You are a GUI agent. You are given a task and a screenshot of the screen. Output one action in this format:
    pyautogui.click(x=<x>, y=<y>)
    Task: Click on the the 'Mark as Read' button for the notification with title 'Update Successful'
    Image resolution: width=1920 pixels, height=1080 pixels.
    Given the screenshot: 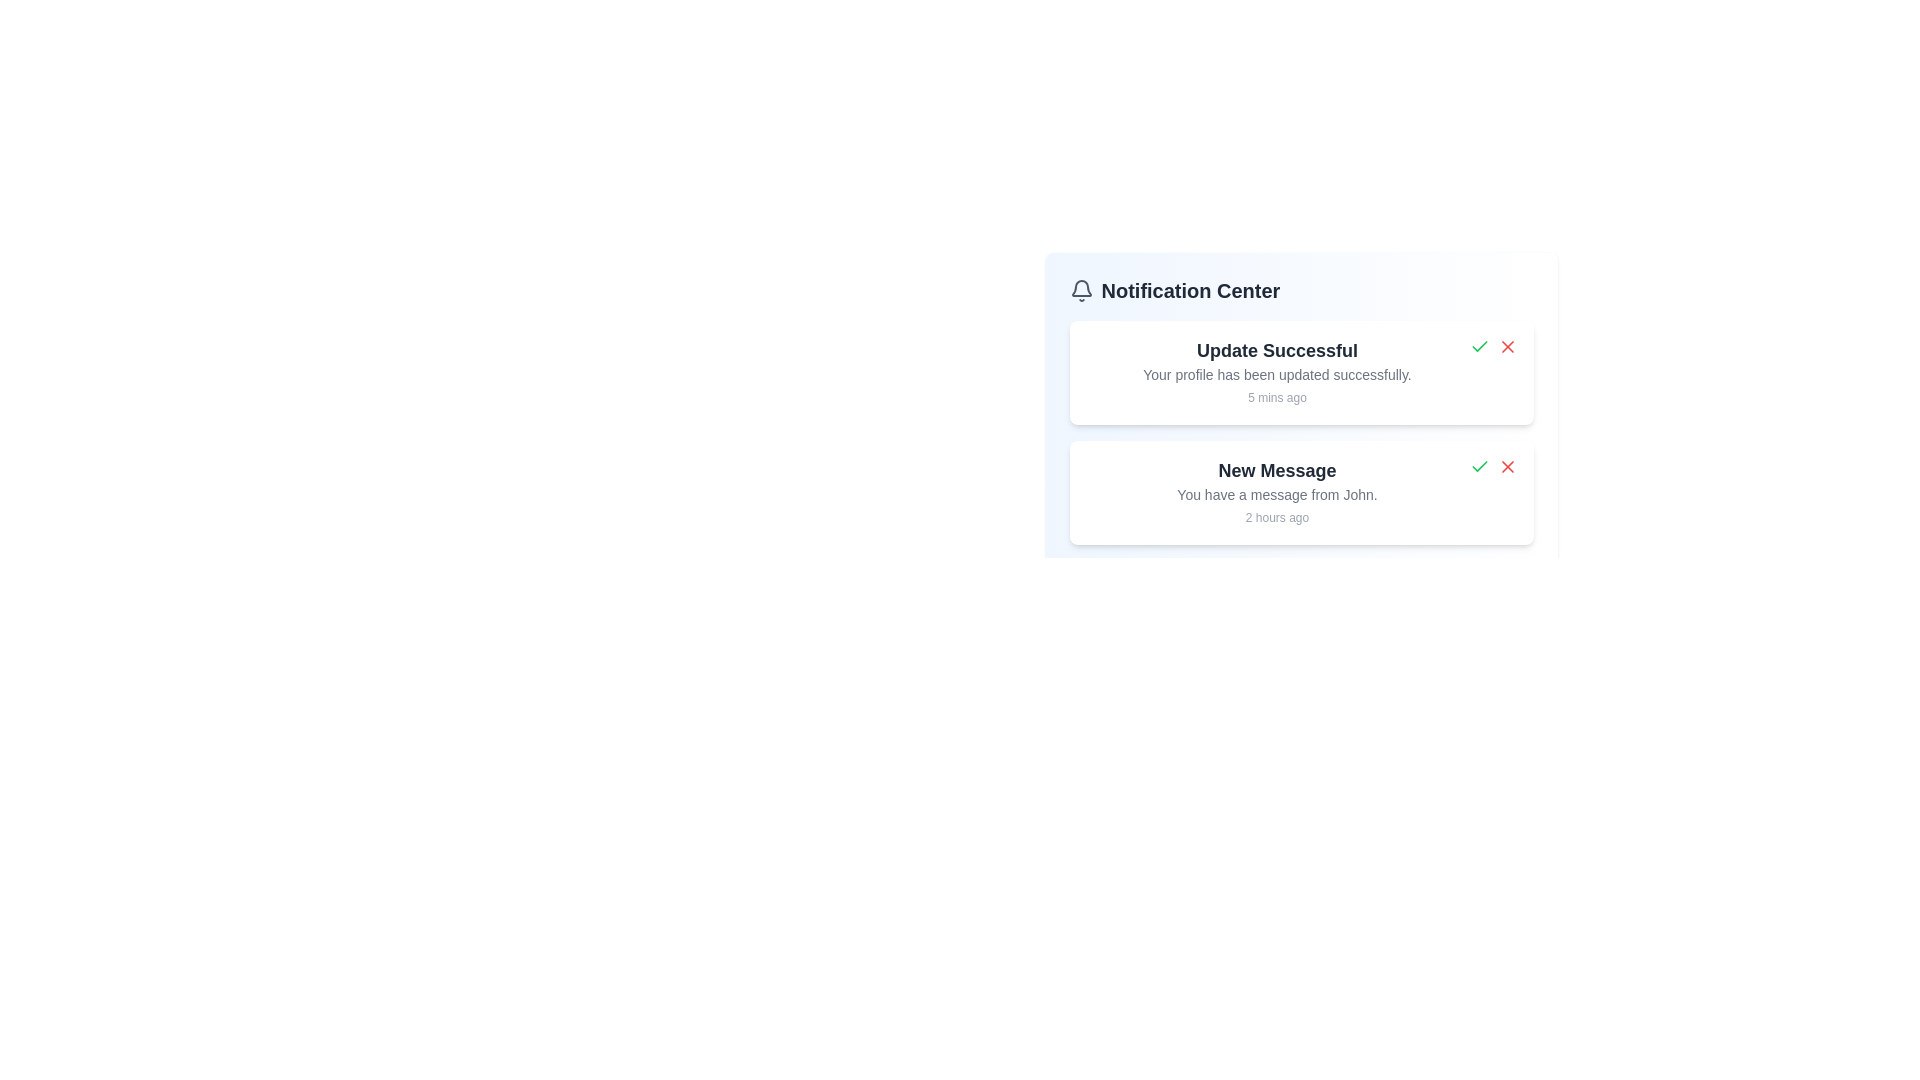 What is the action you would take?
    pyautogui.click(x=1479, y=346)
    